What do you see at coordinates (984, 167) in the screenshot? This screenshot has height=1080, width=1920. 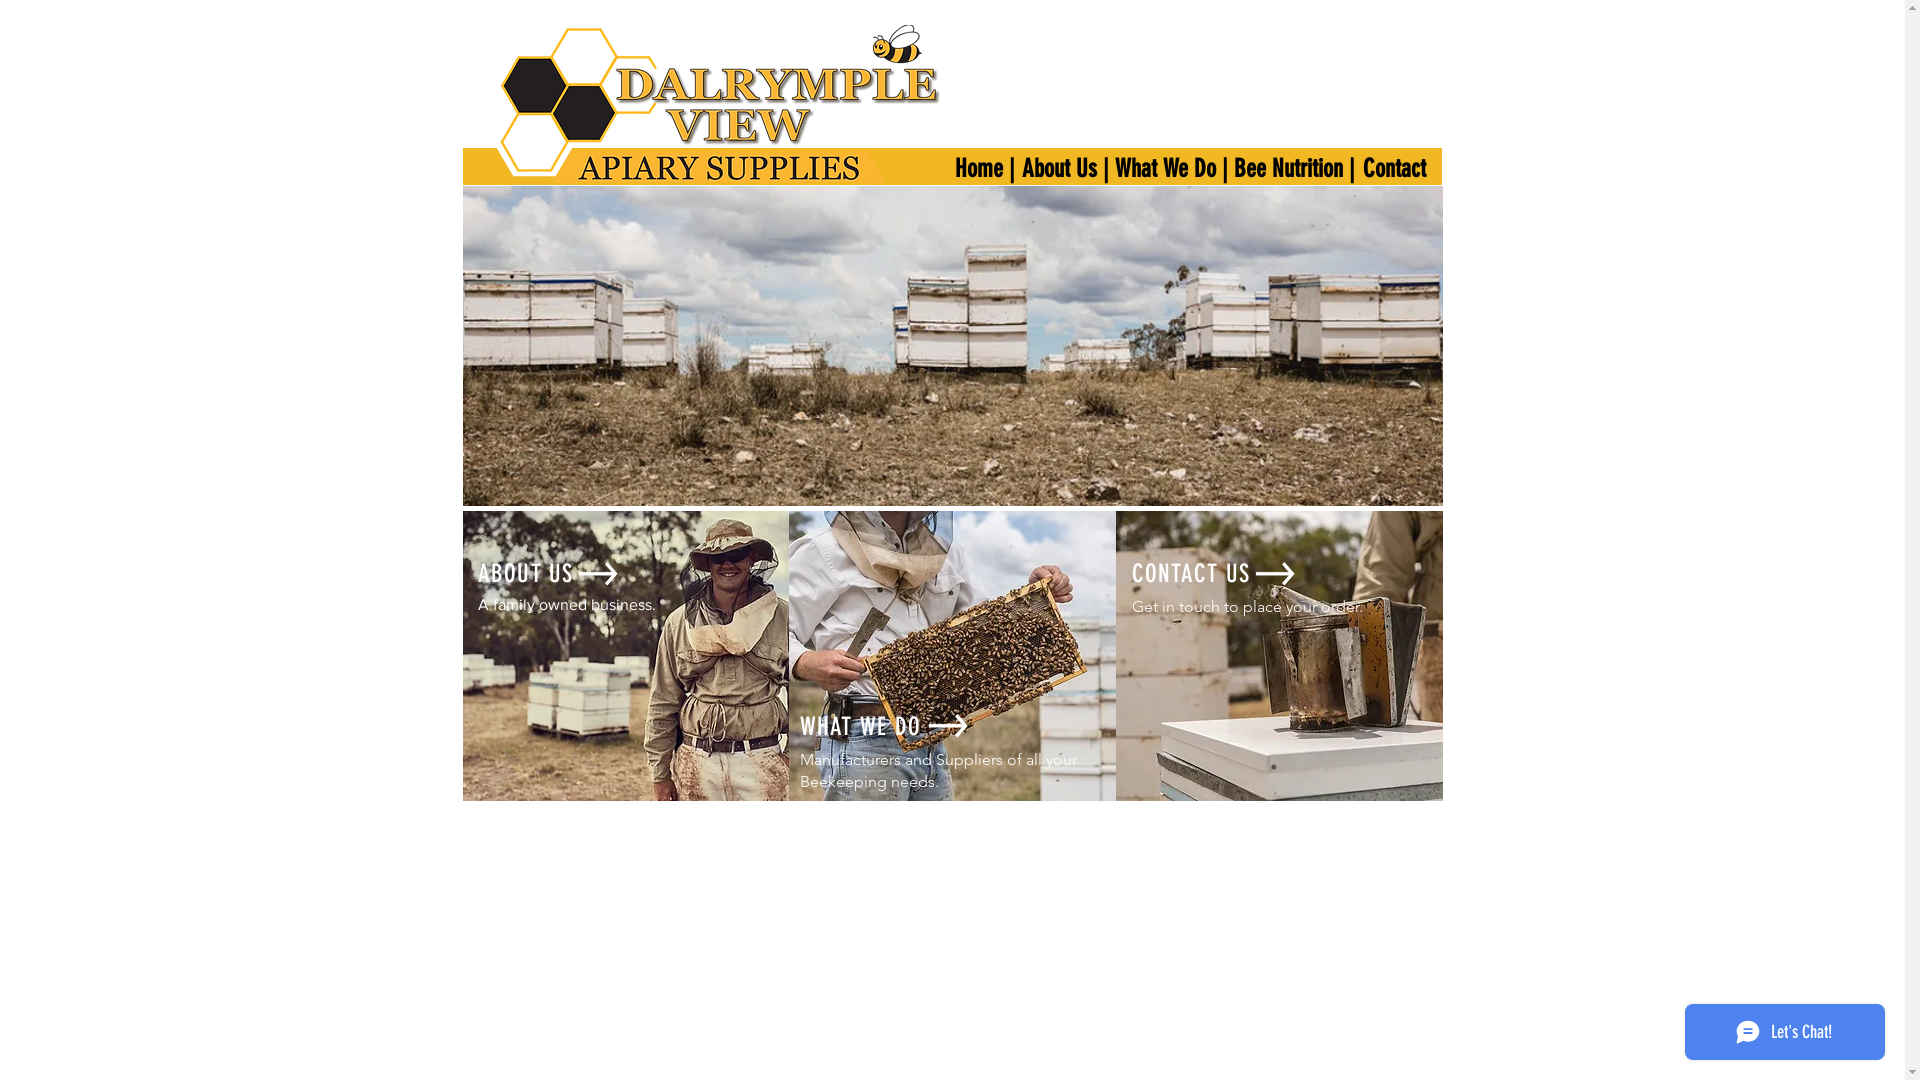 I see `'Home |'` at bounding box center [984, 167].